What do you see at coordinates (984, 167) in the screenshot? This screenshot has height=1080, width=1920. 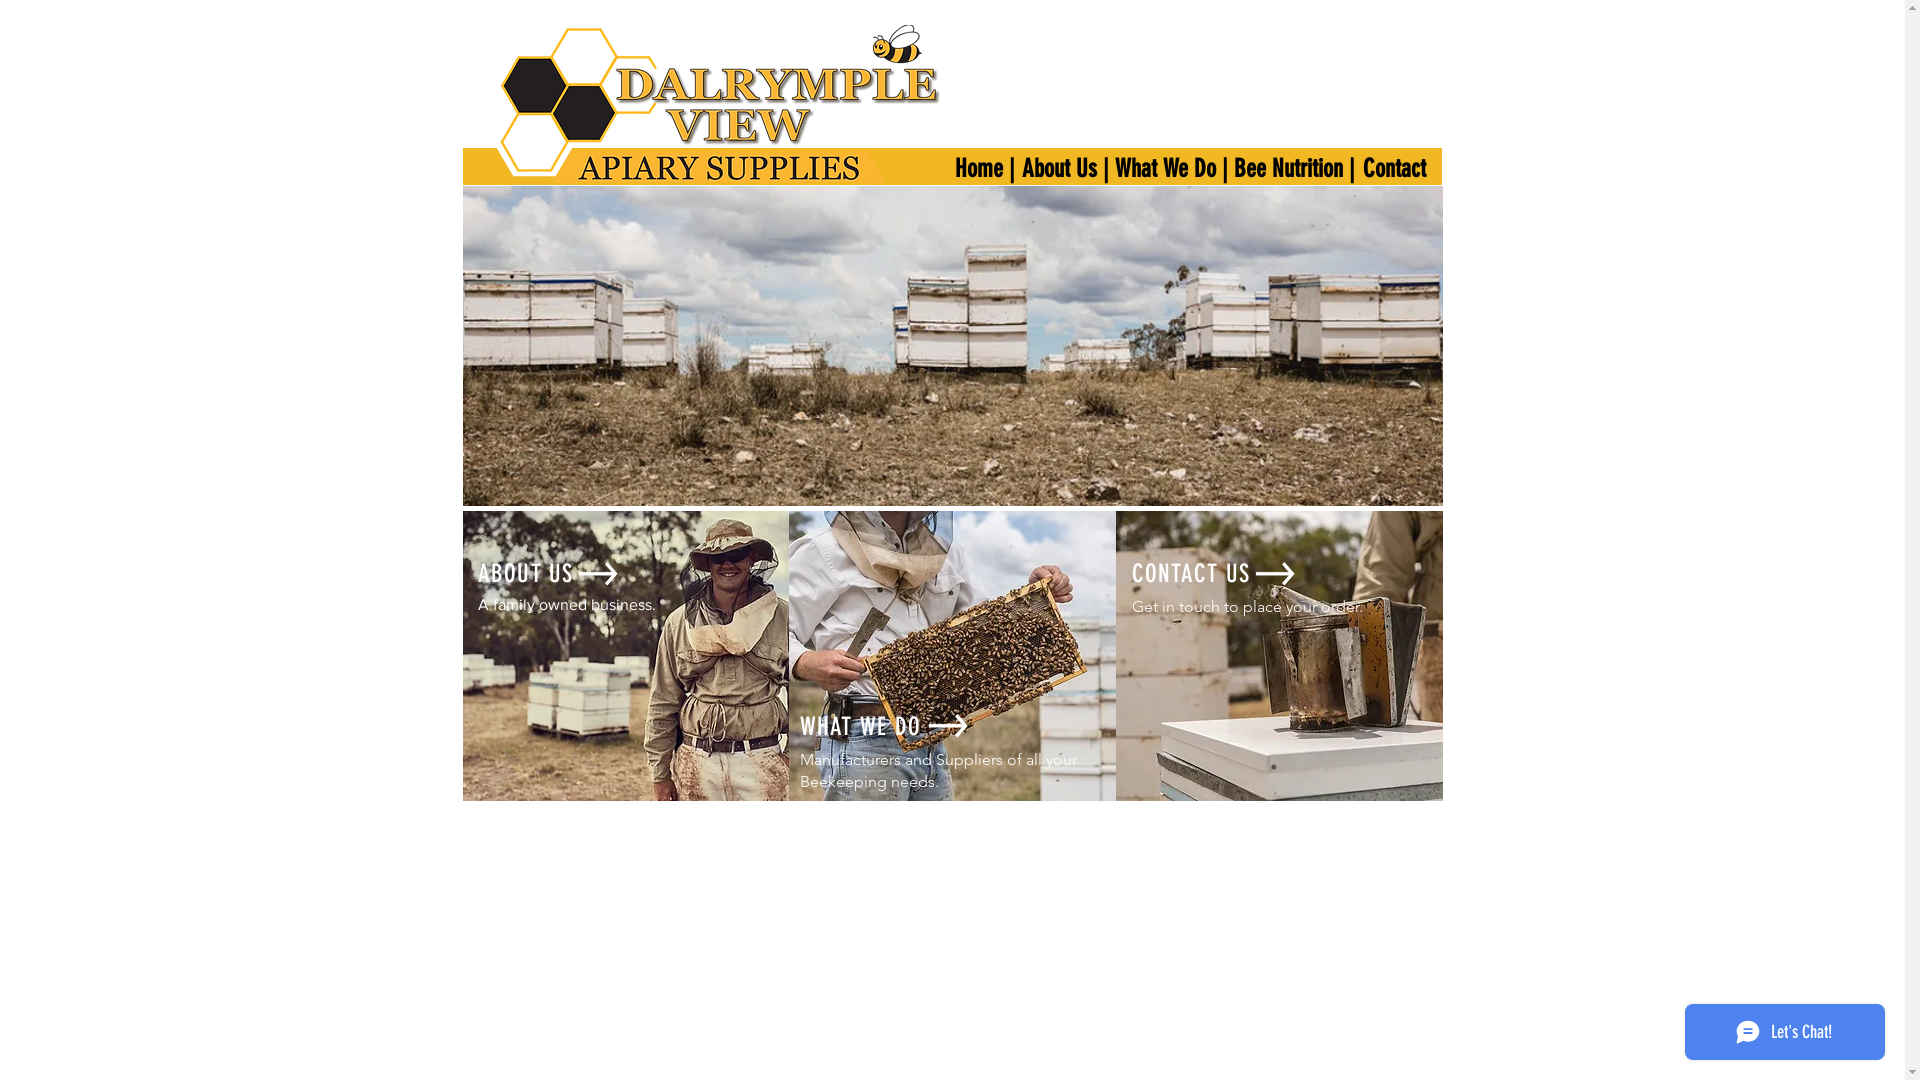 I see `'Home |'` at bounding box center [984, 167].